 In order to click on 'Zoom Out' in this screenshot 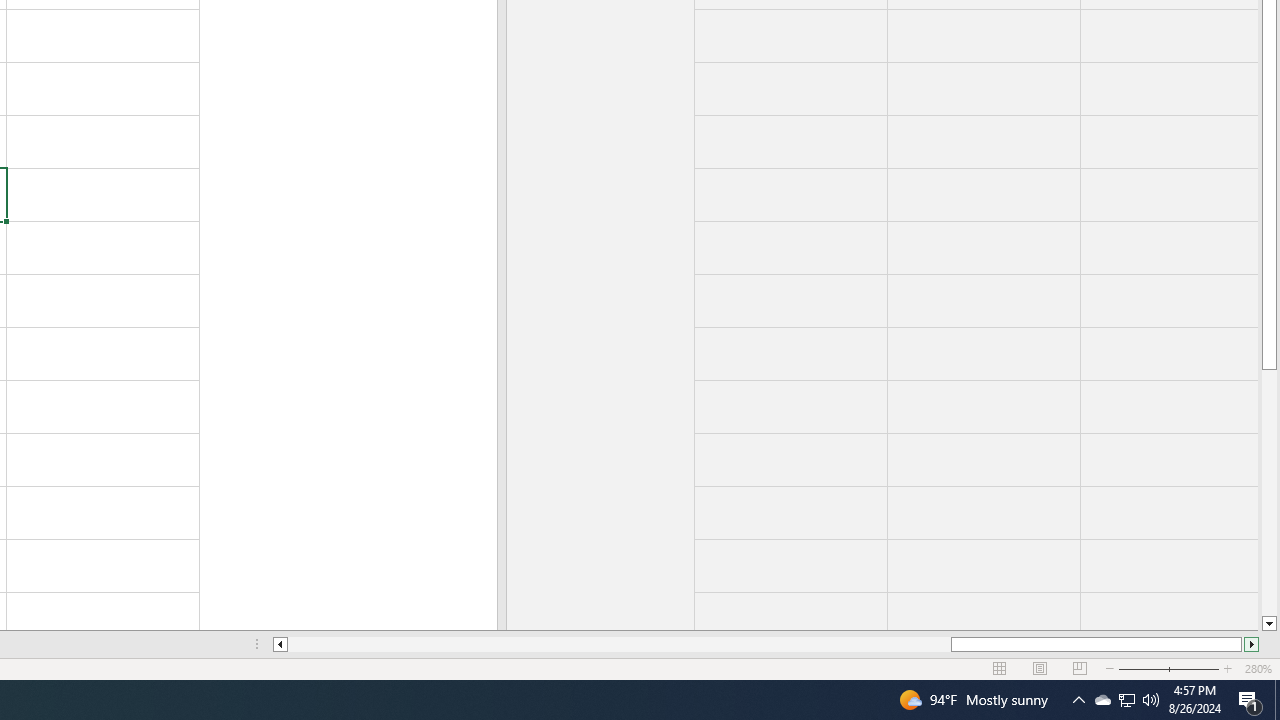, I will do `click(1157, 669)`.